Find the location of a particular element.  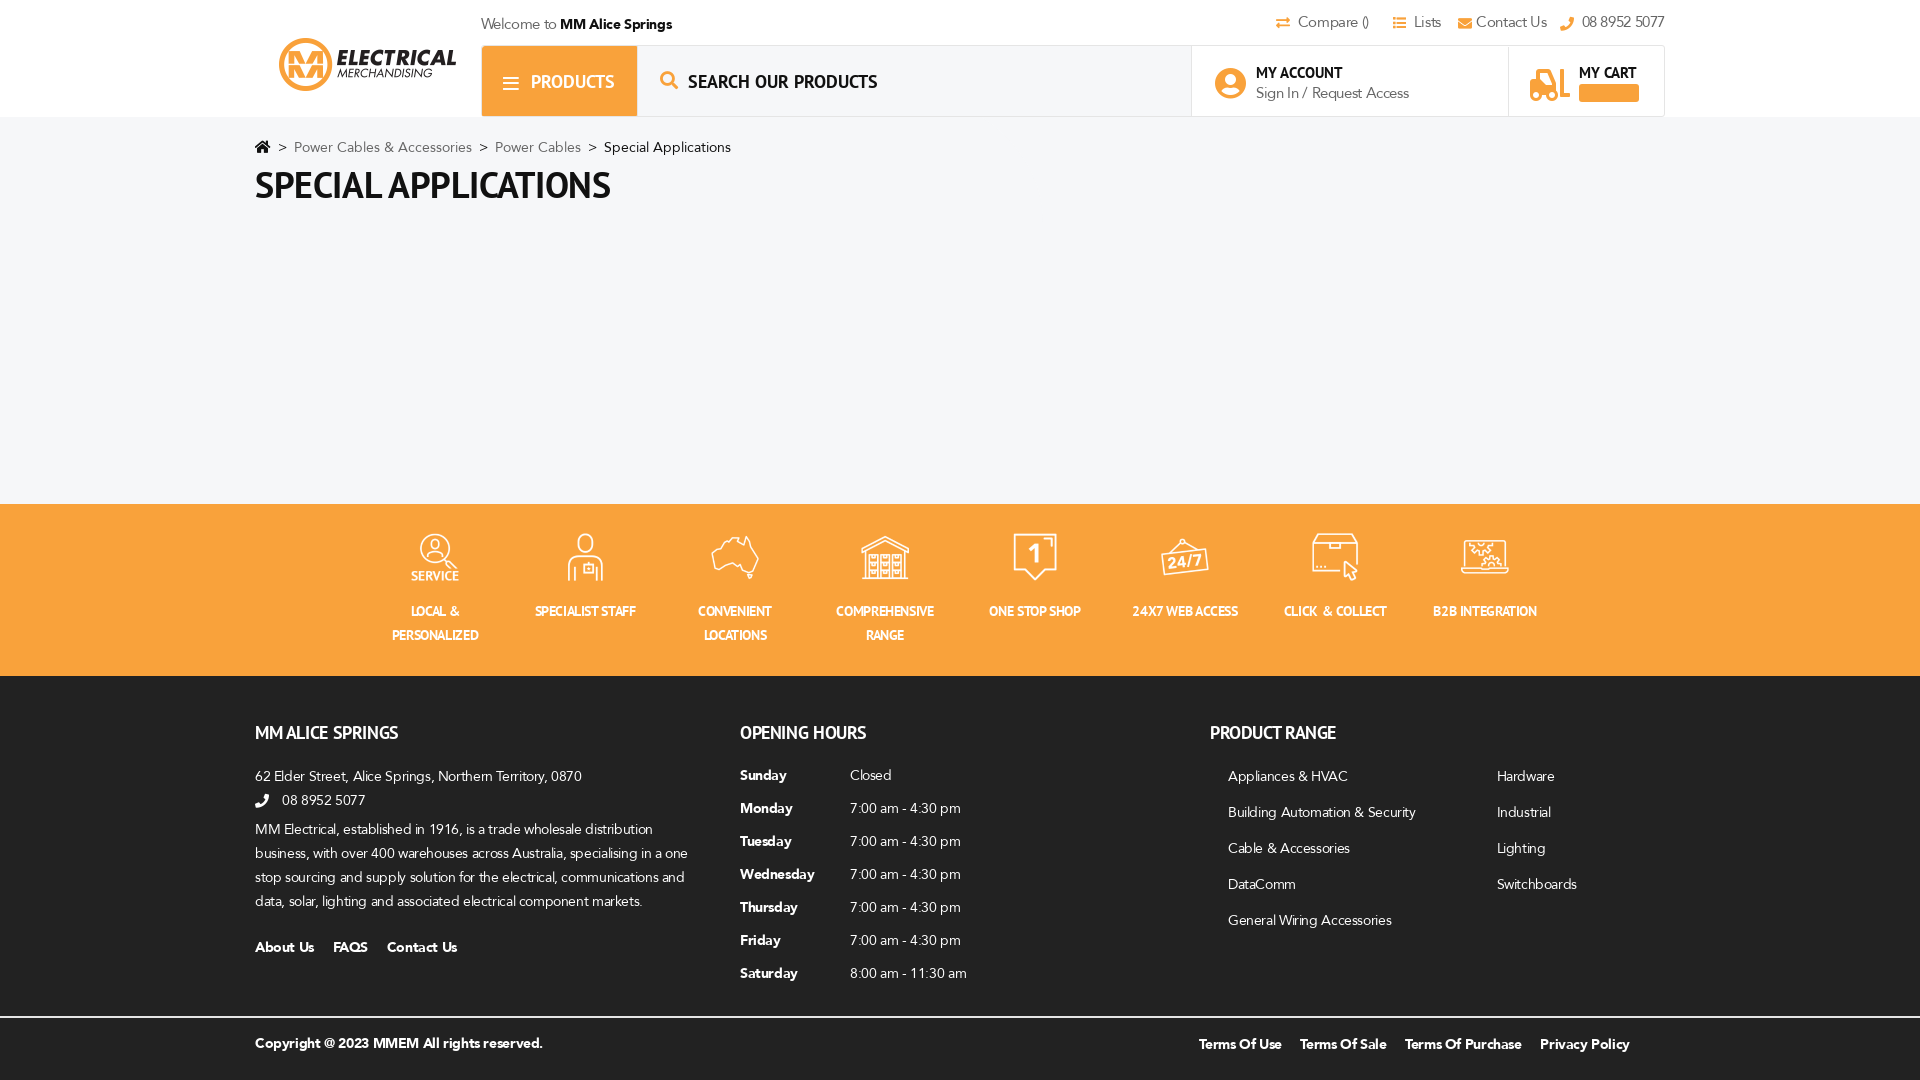

'FAQS' is located at coordinates (358, 946).